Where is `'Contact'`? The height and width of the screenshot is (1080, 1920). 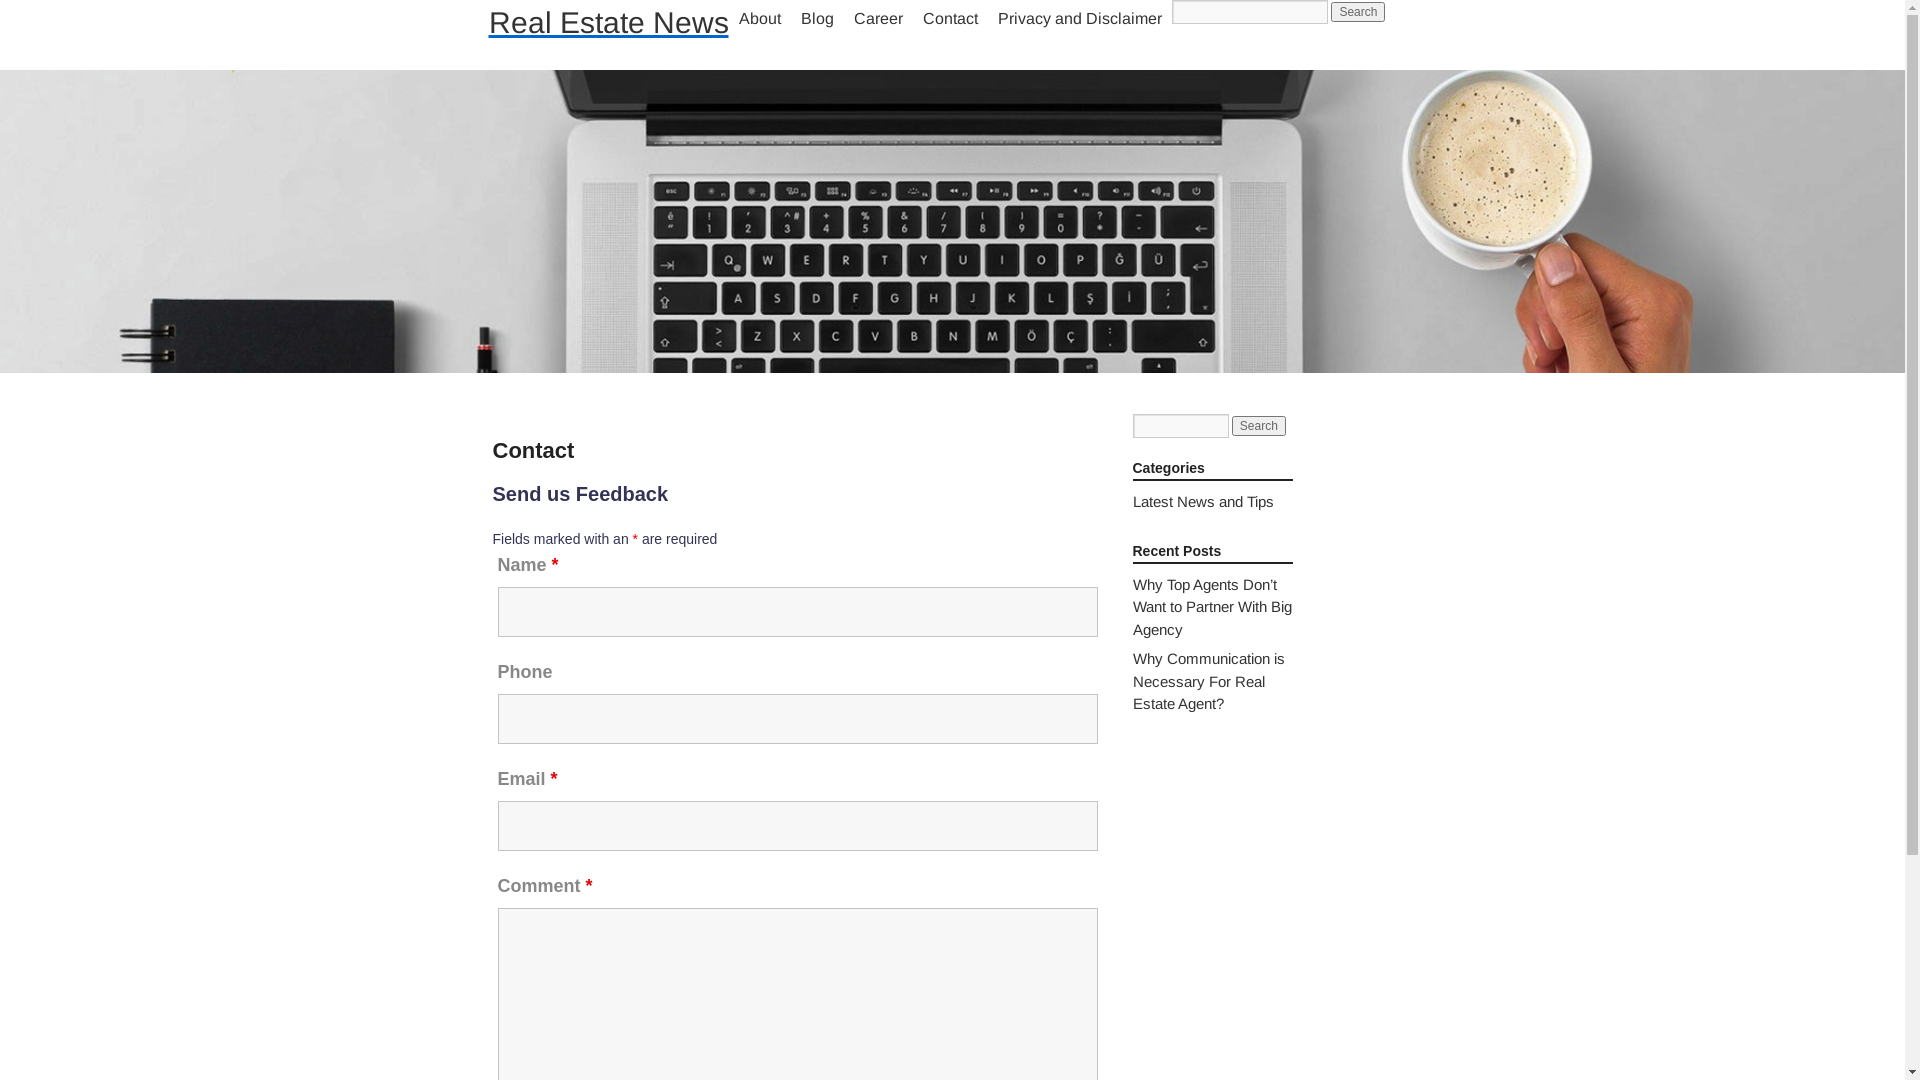
'Contact' is located at coordinates (911, 19).